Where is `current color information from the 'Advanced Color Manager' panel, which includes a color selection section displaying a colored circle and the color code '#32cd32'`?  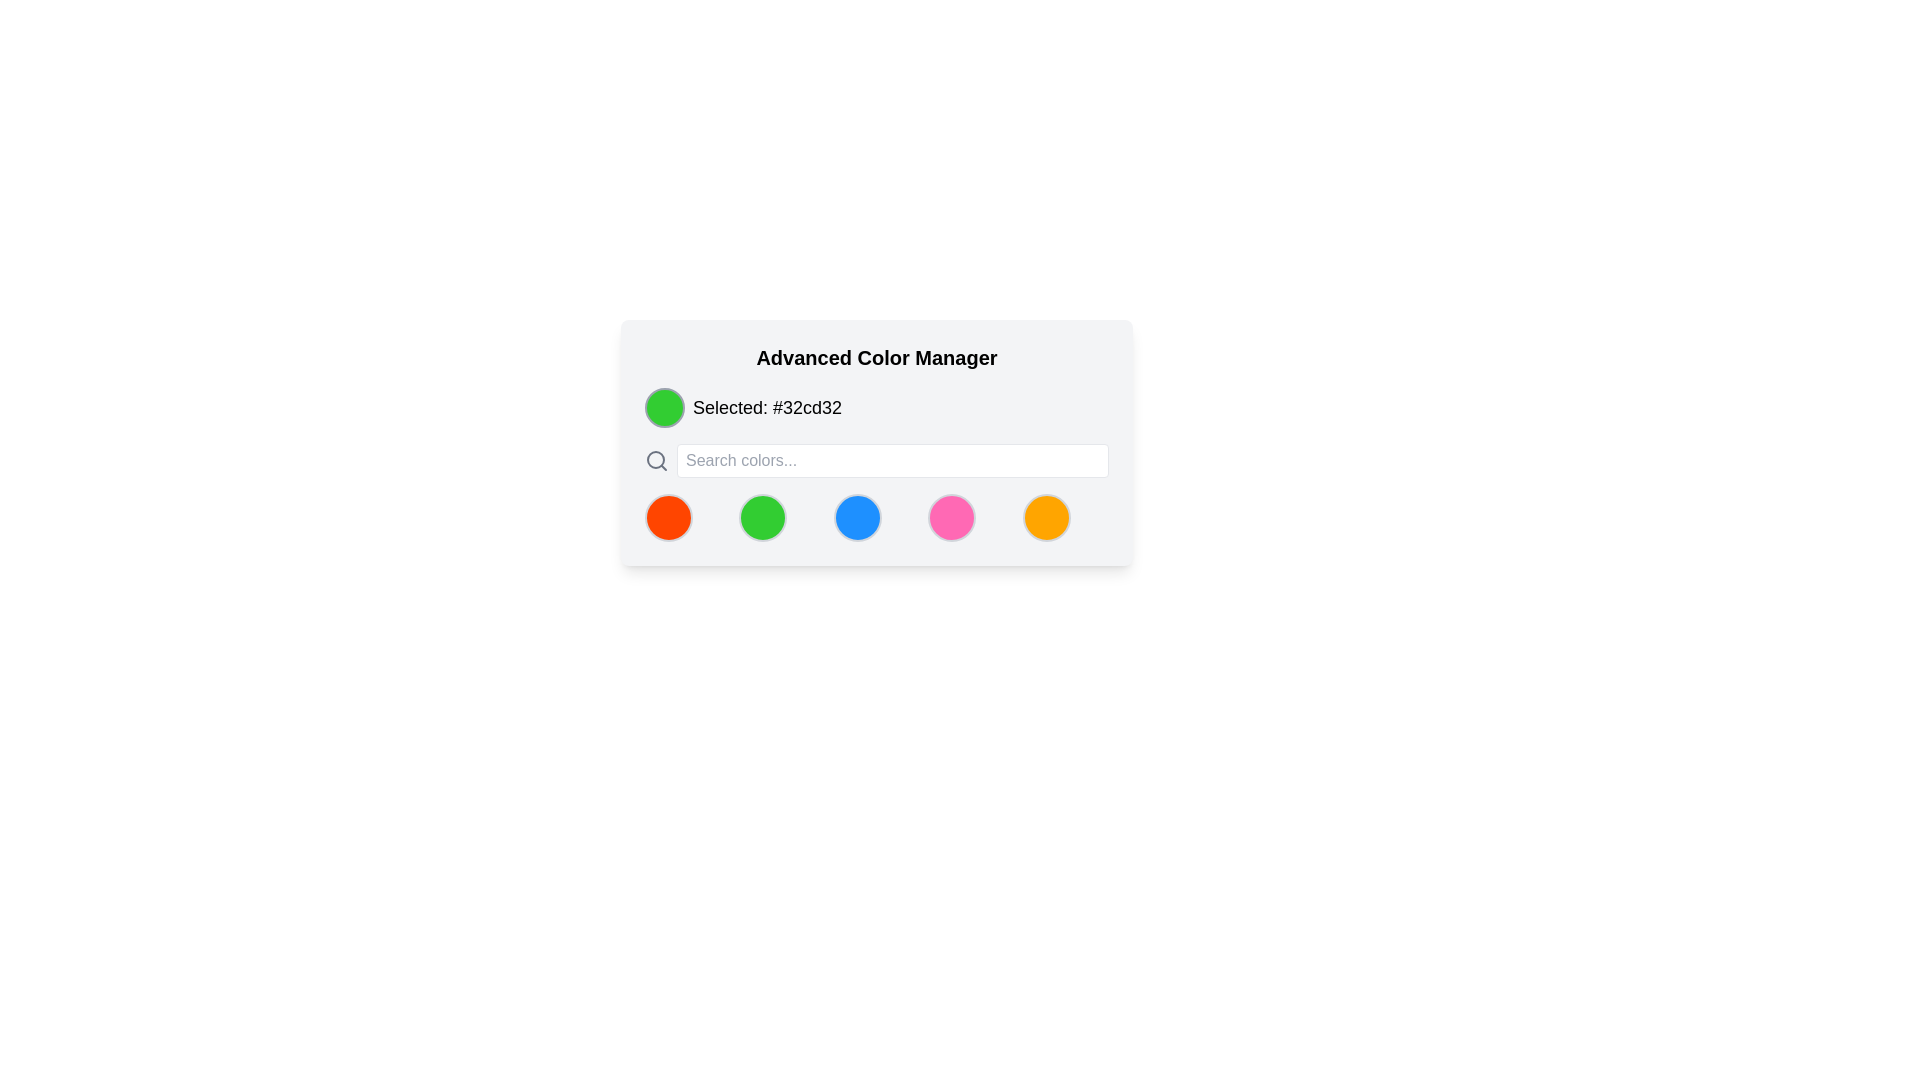 current color information from the 'Advanced Color Manager' panel, which includes a color selection section displaying a colored circle and the color code '#32cd32' is located at coordinates (877, 442).